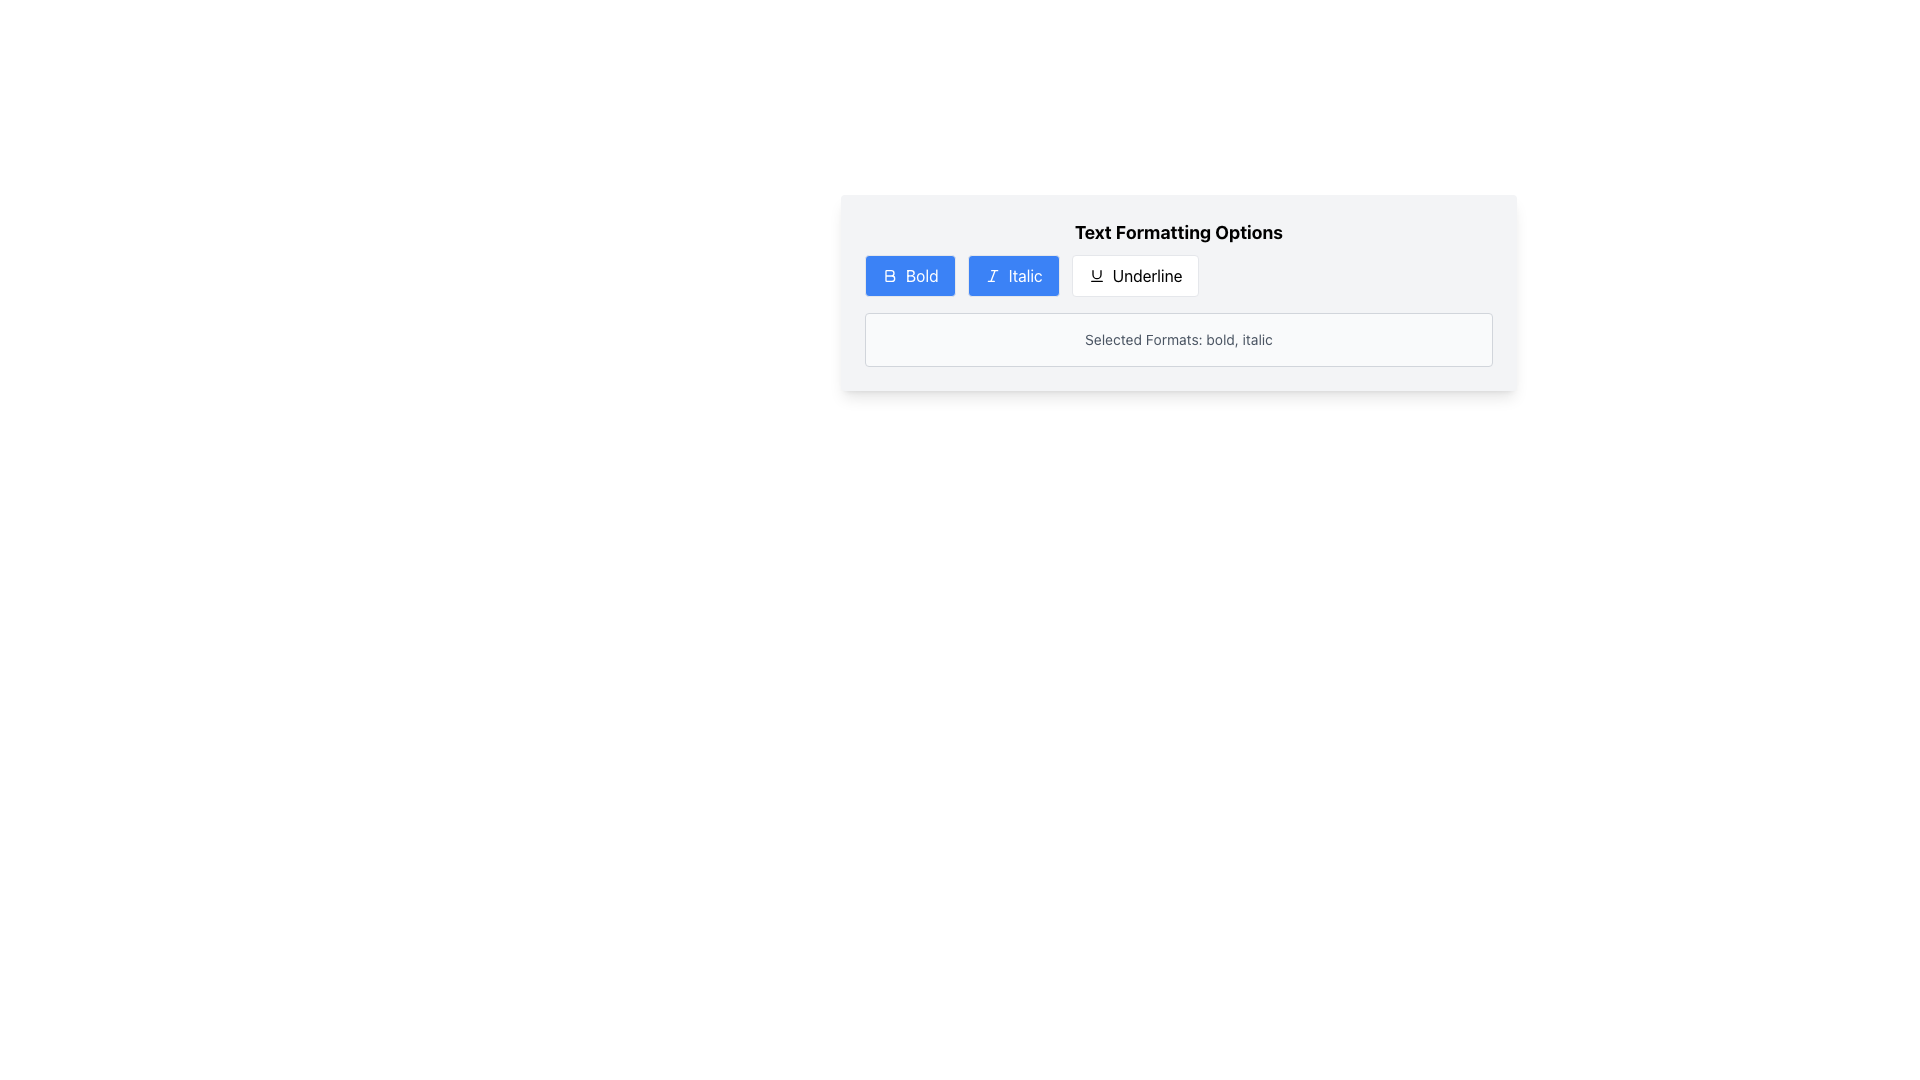  I want to click on status indicator text label that shows the currently selected text formatting options, which are bold and italic, so click(1179, 338).